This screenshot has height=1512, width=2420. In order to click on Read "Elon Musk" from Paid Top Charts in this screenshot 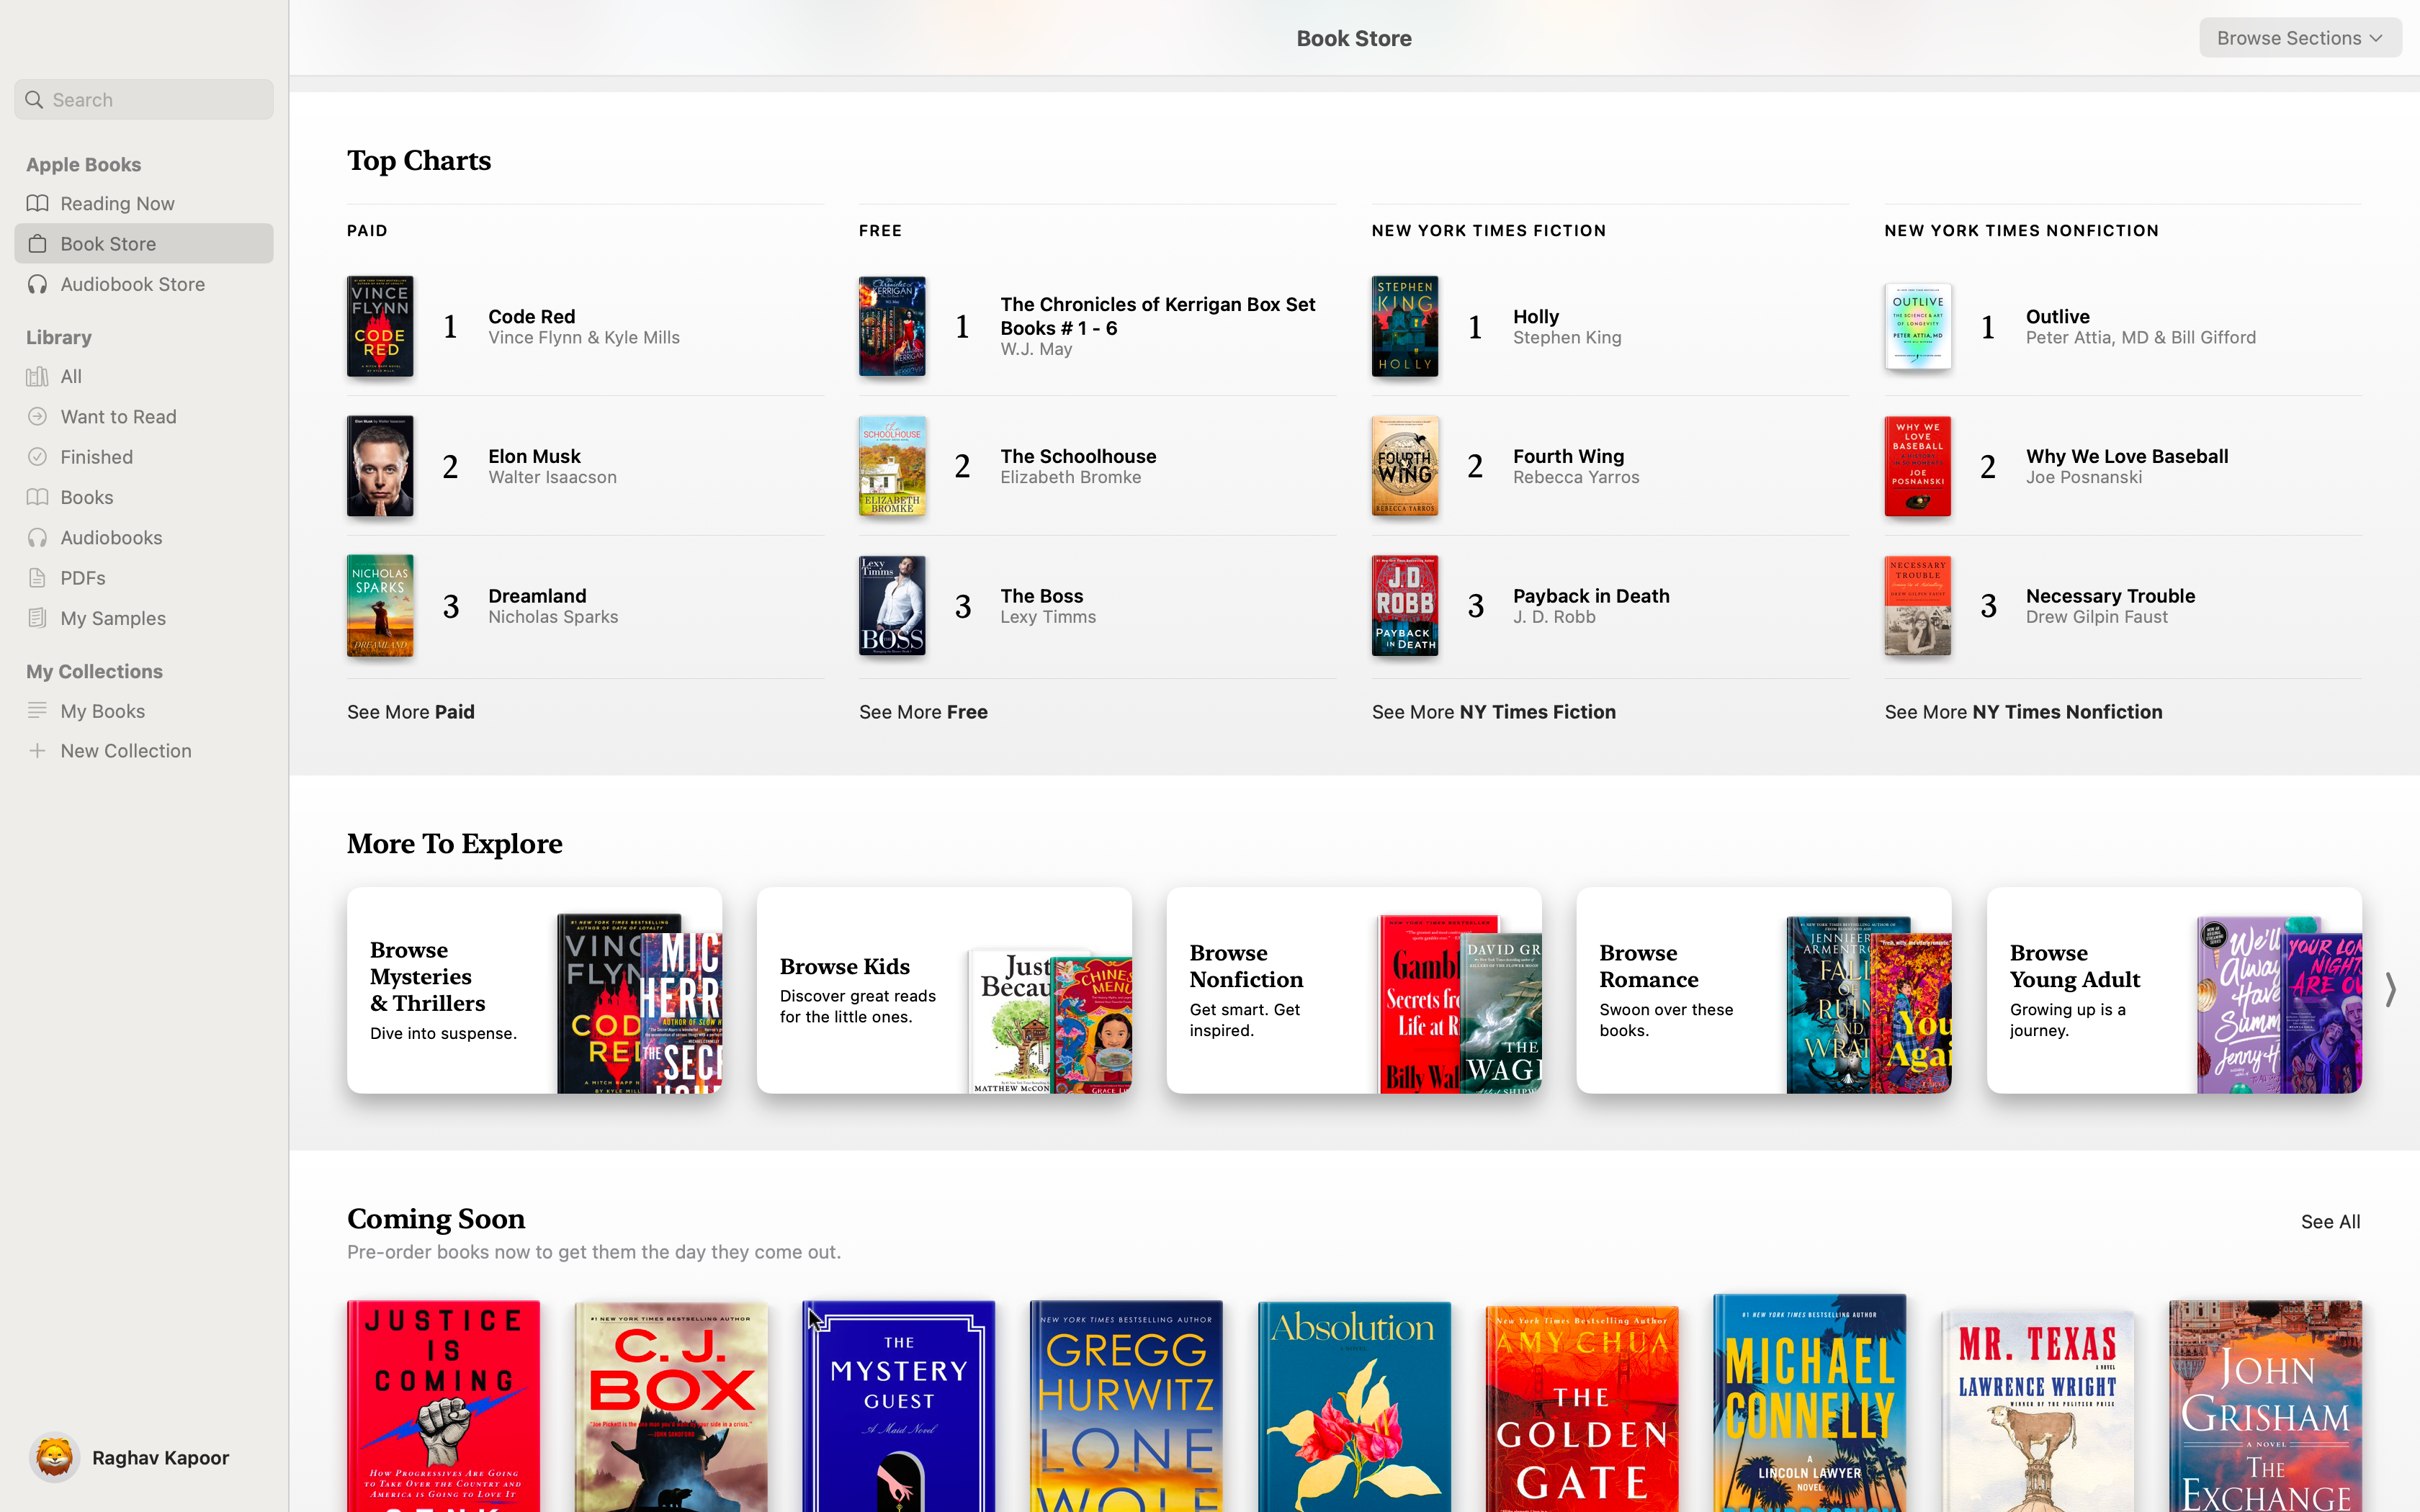, I will do `click(566, 469)`.